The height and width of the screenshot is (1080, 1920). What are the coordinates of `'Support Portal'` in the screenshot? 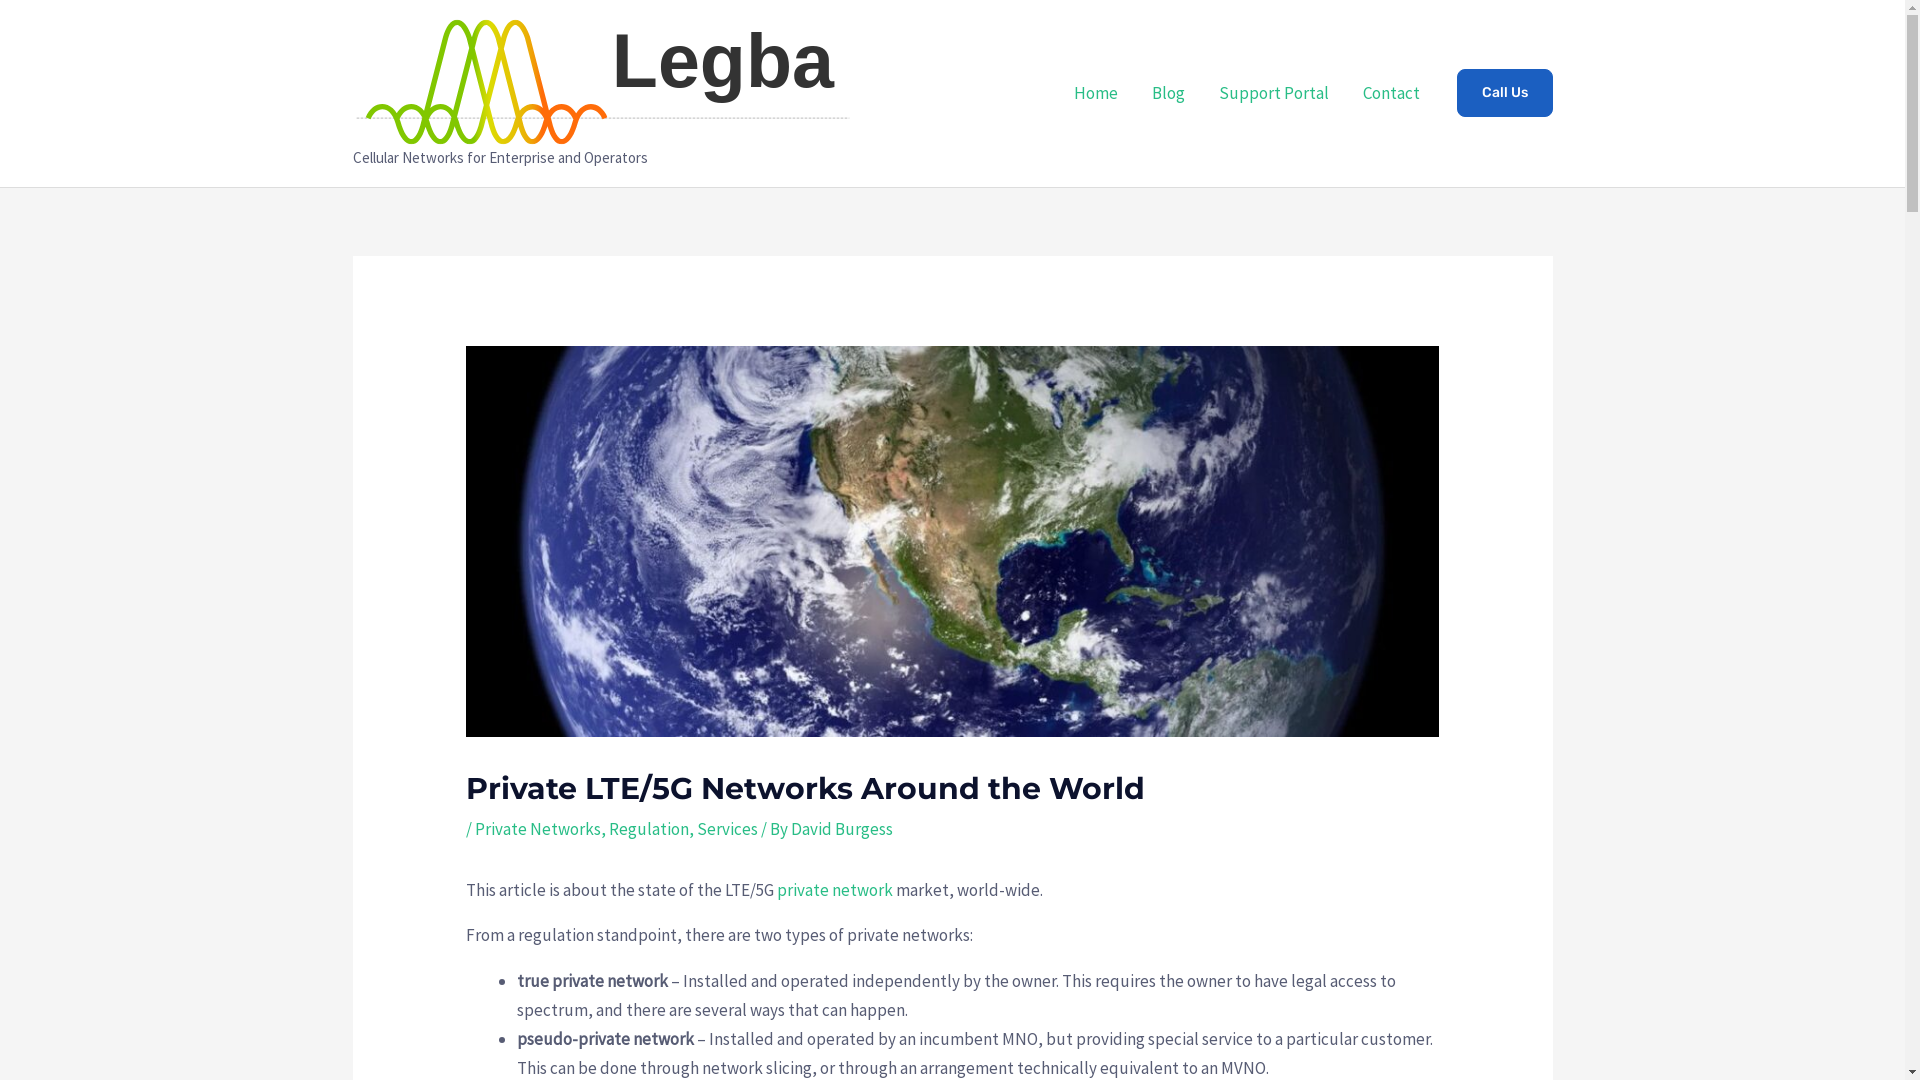 It's located at (1272, 92).